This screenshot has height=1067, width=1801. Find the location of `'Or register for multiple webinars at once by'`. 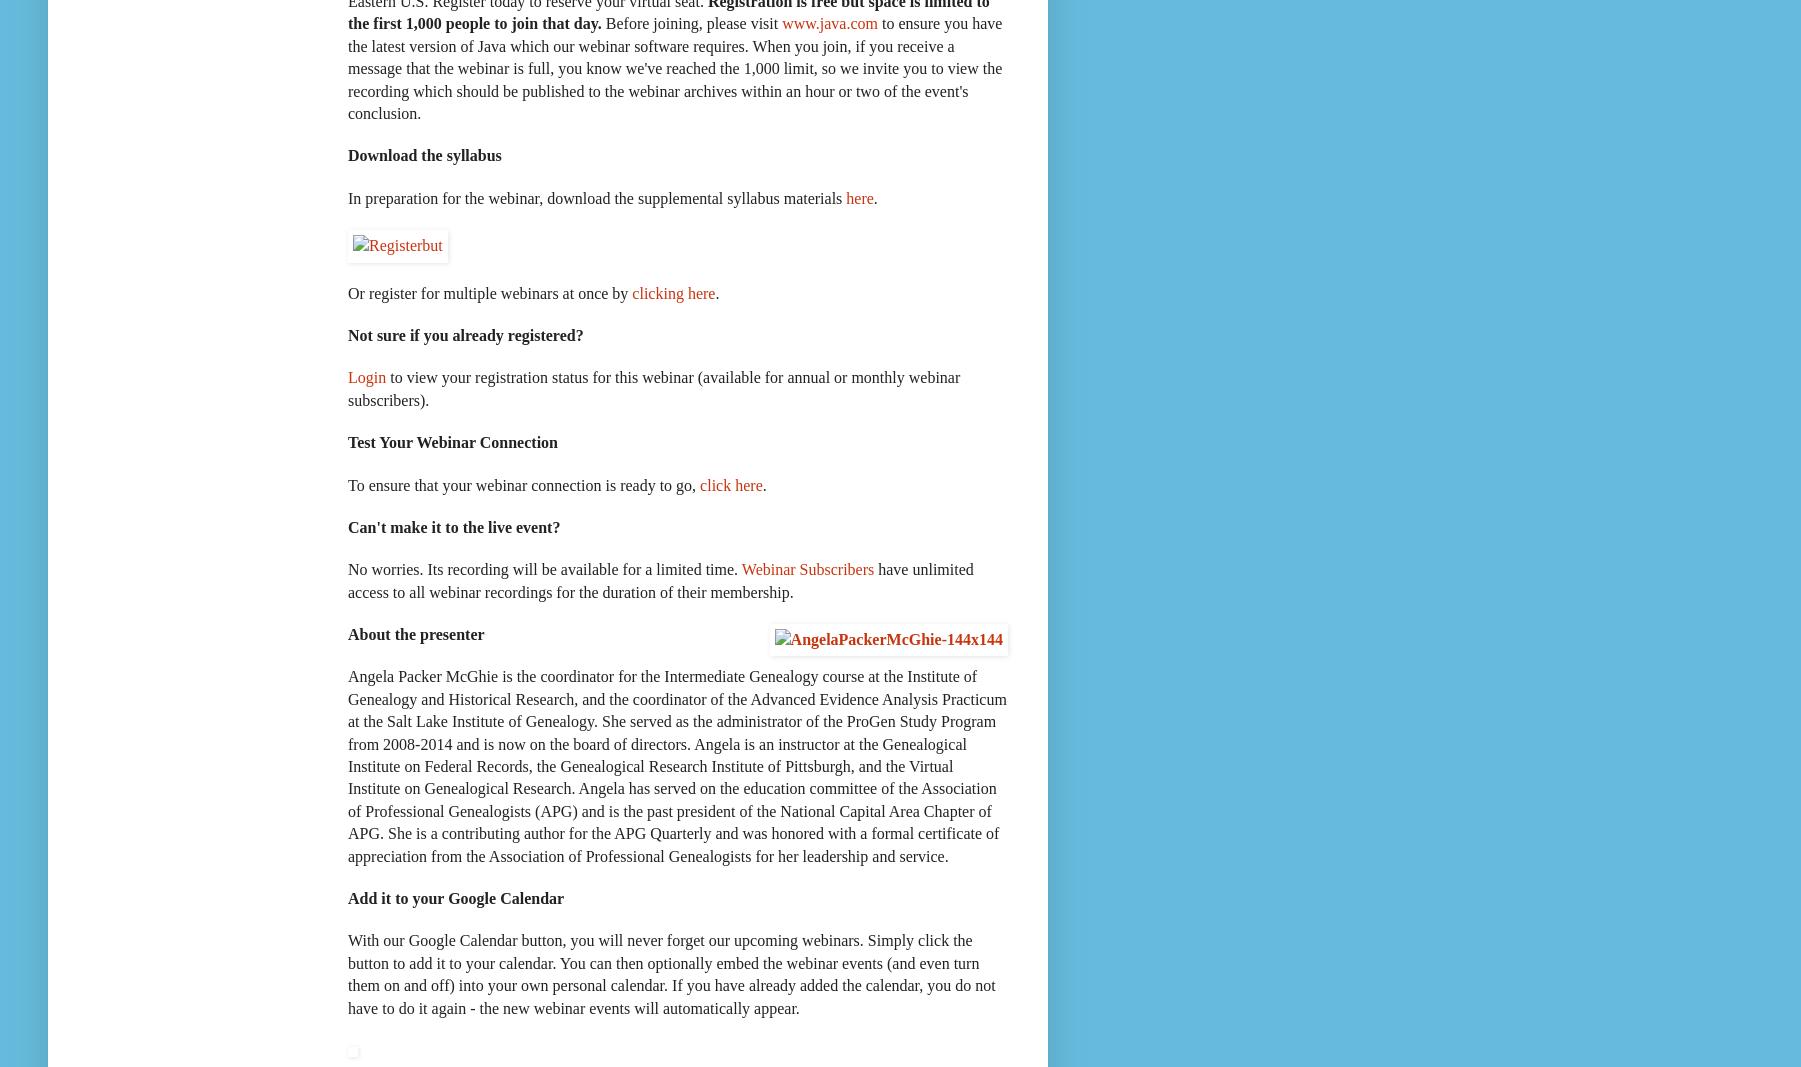

'Or register for multiple webinars at once by' is located at coordinates (489, 292).